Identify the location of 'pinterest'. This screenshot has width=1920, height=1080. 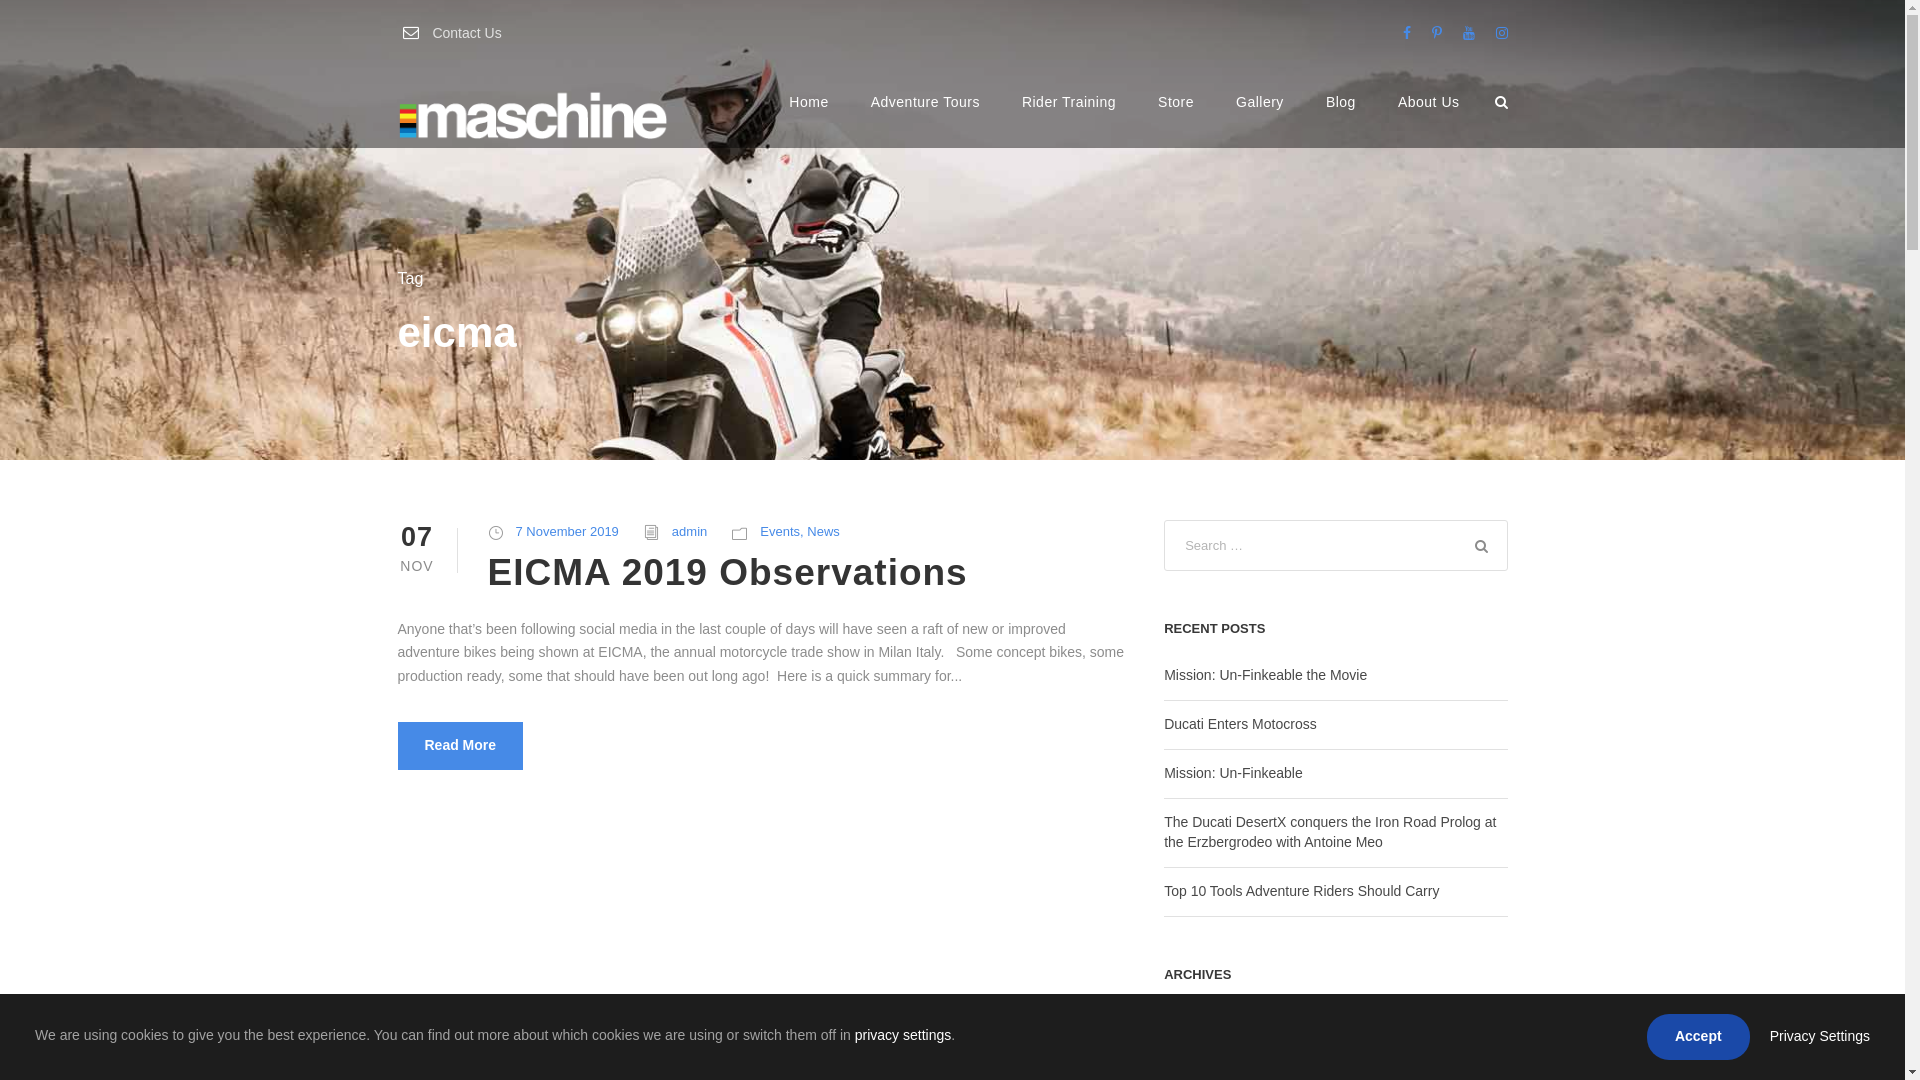
(1435, 33).